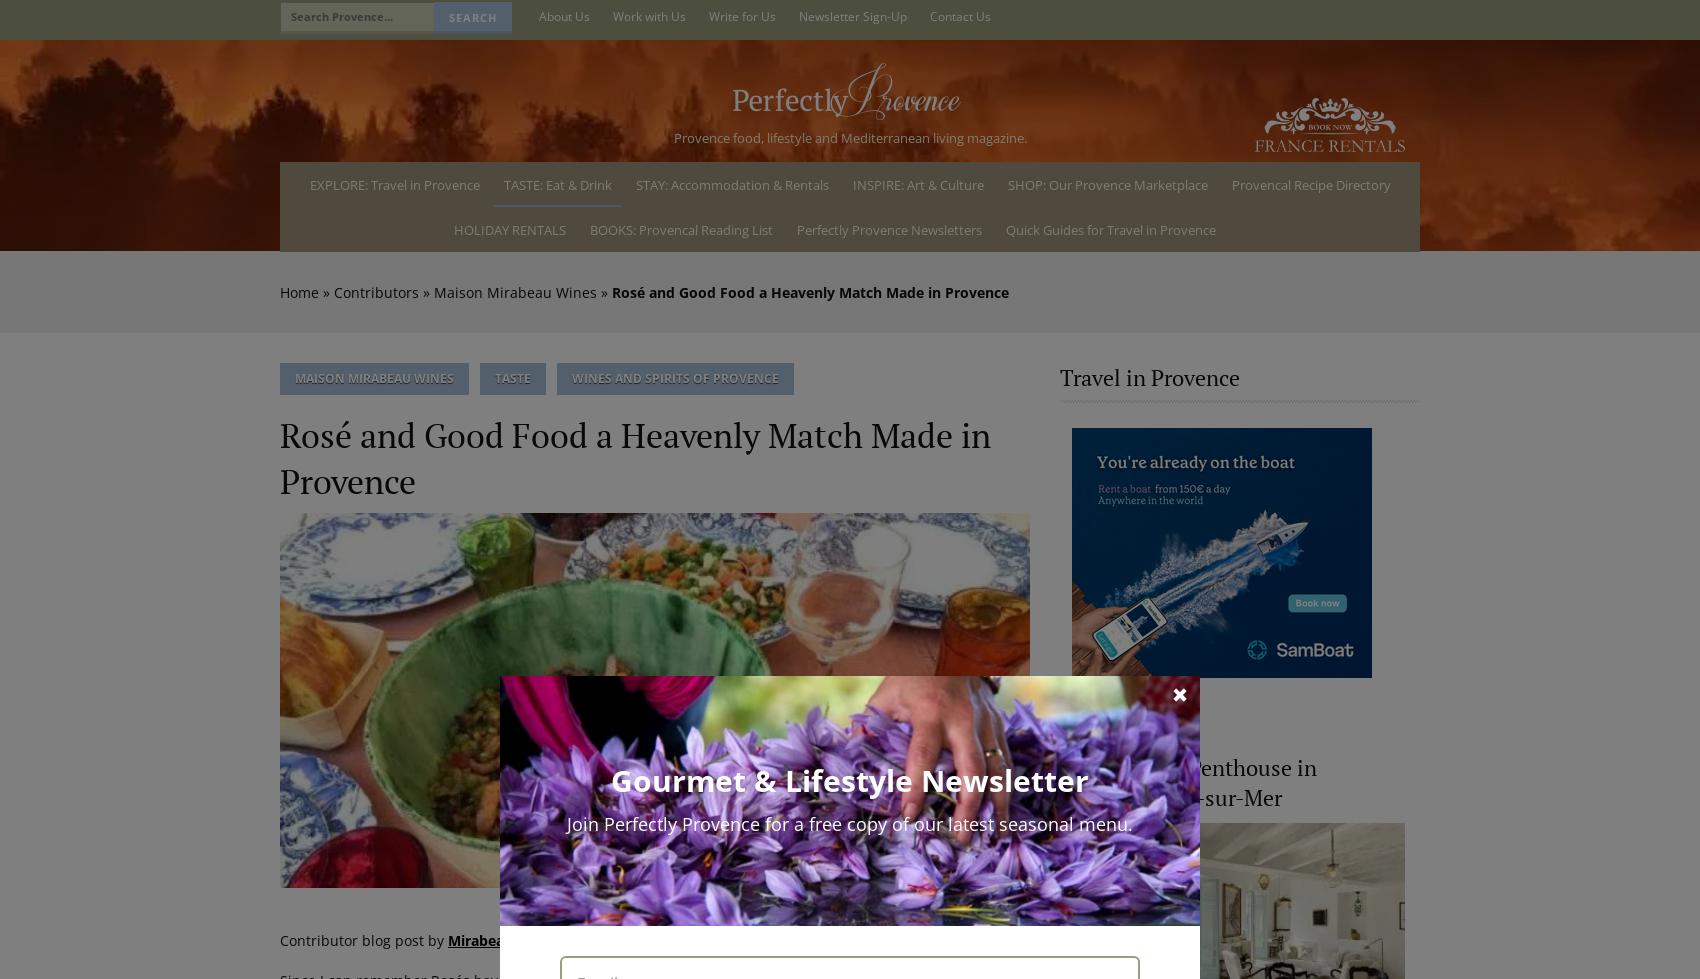 This screenshot has height=979, width=1700. What do you see at coordinates (393, 183) in the screenshot?
I see `'EXPLORE: Travel in Provence'` at bounding box center [393, 183].